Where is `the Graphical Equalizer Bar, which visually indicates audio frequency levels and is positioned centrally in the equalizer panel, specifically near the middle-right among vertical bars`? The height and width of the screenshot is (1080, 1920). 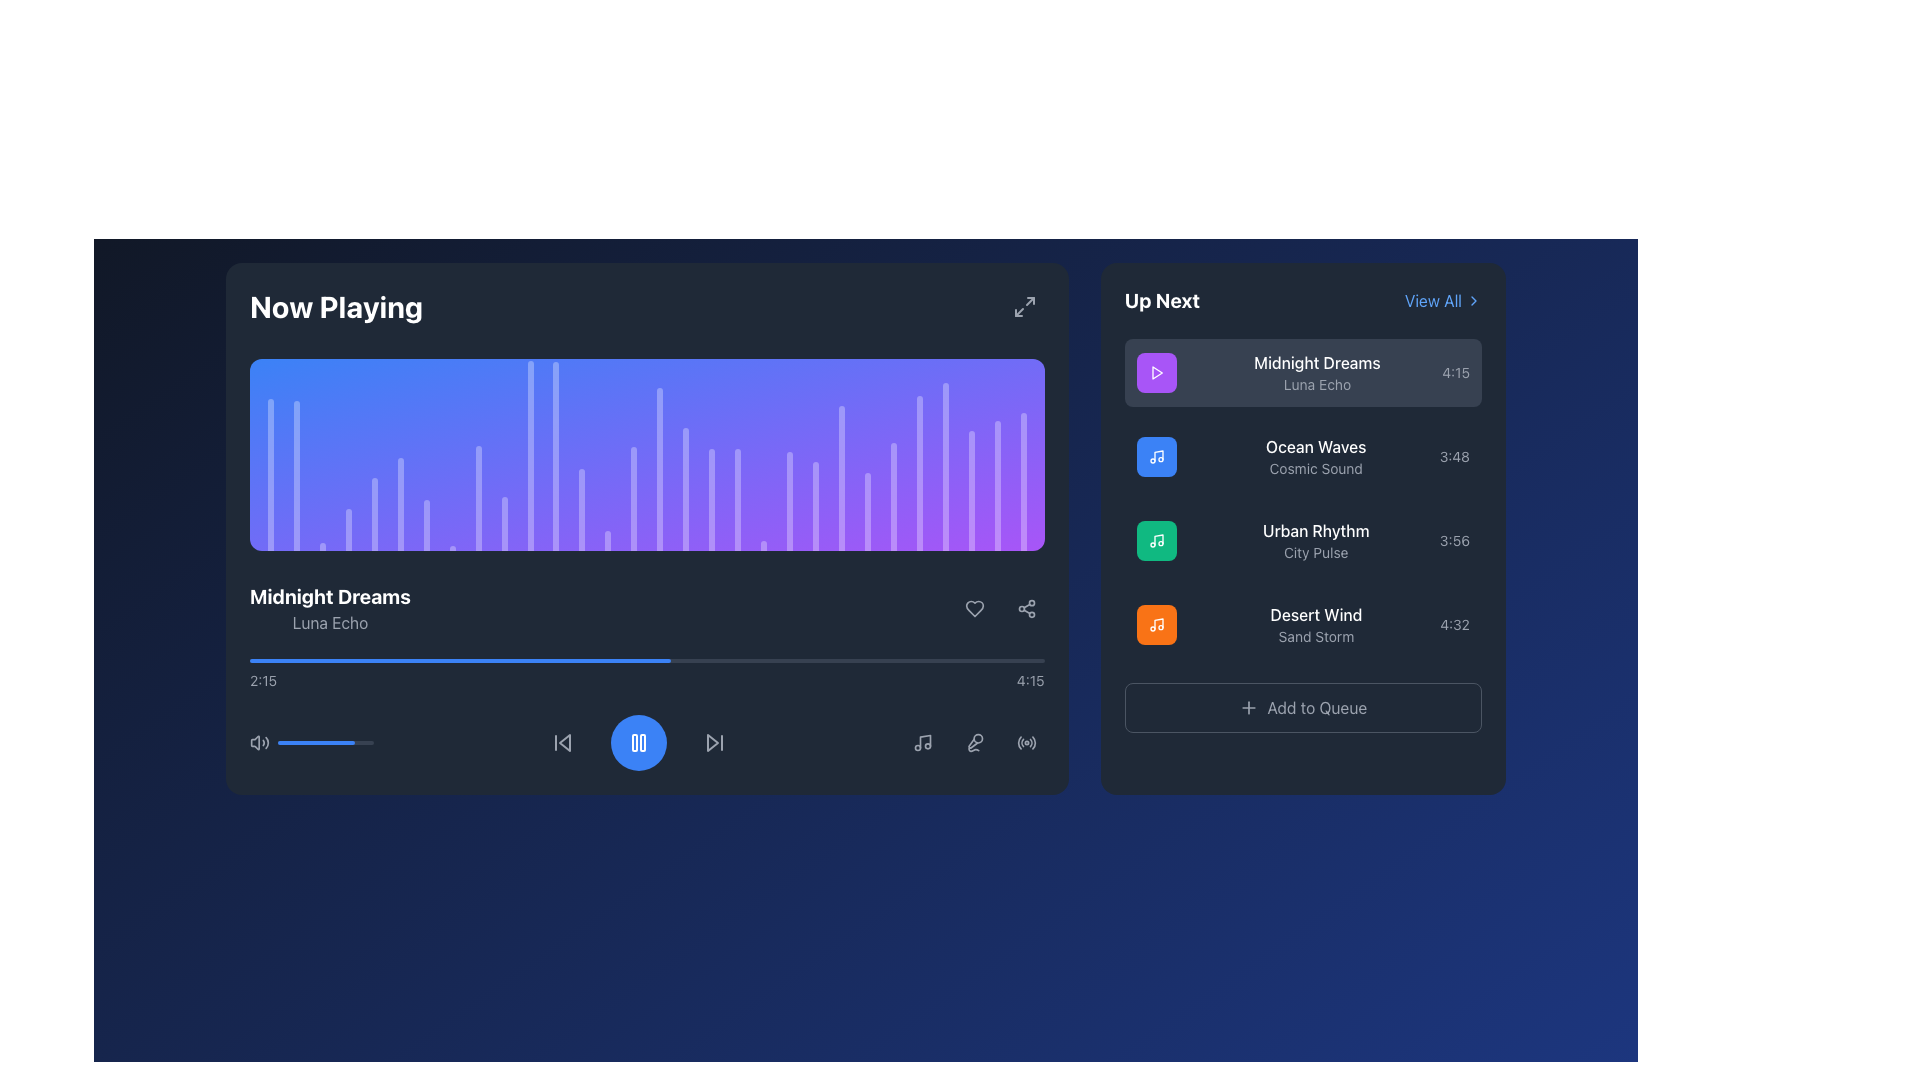
the Graphical Equalizer Bar, which visually indicates audio frequency levels and is positioned centrally in the equalizer panel, specifically near the middle-right among vertical bars is located at coordinates (867, 511).